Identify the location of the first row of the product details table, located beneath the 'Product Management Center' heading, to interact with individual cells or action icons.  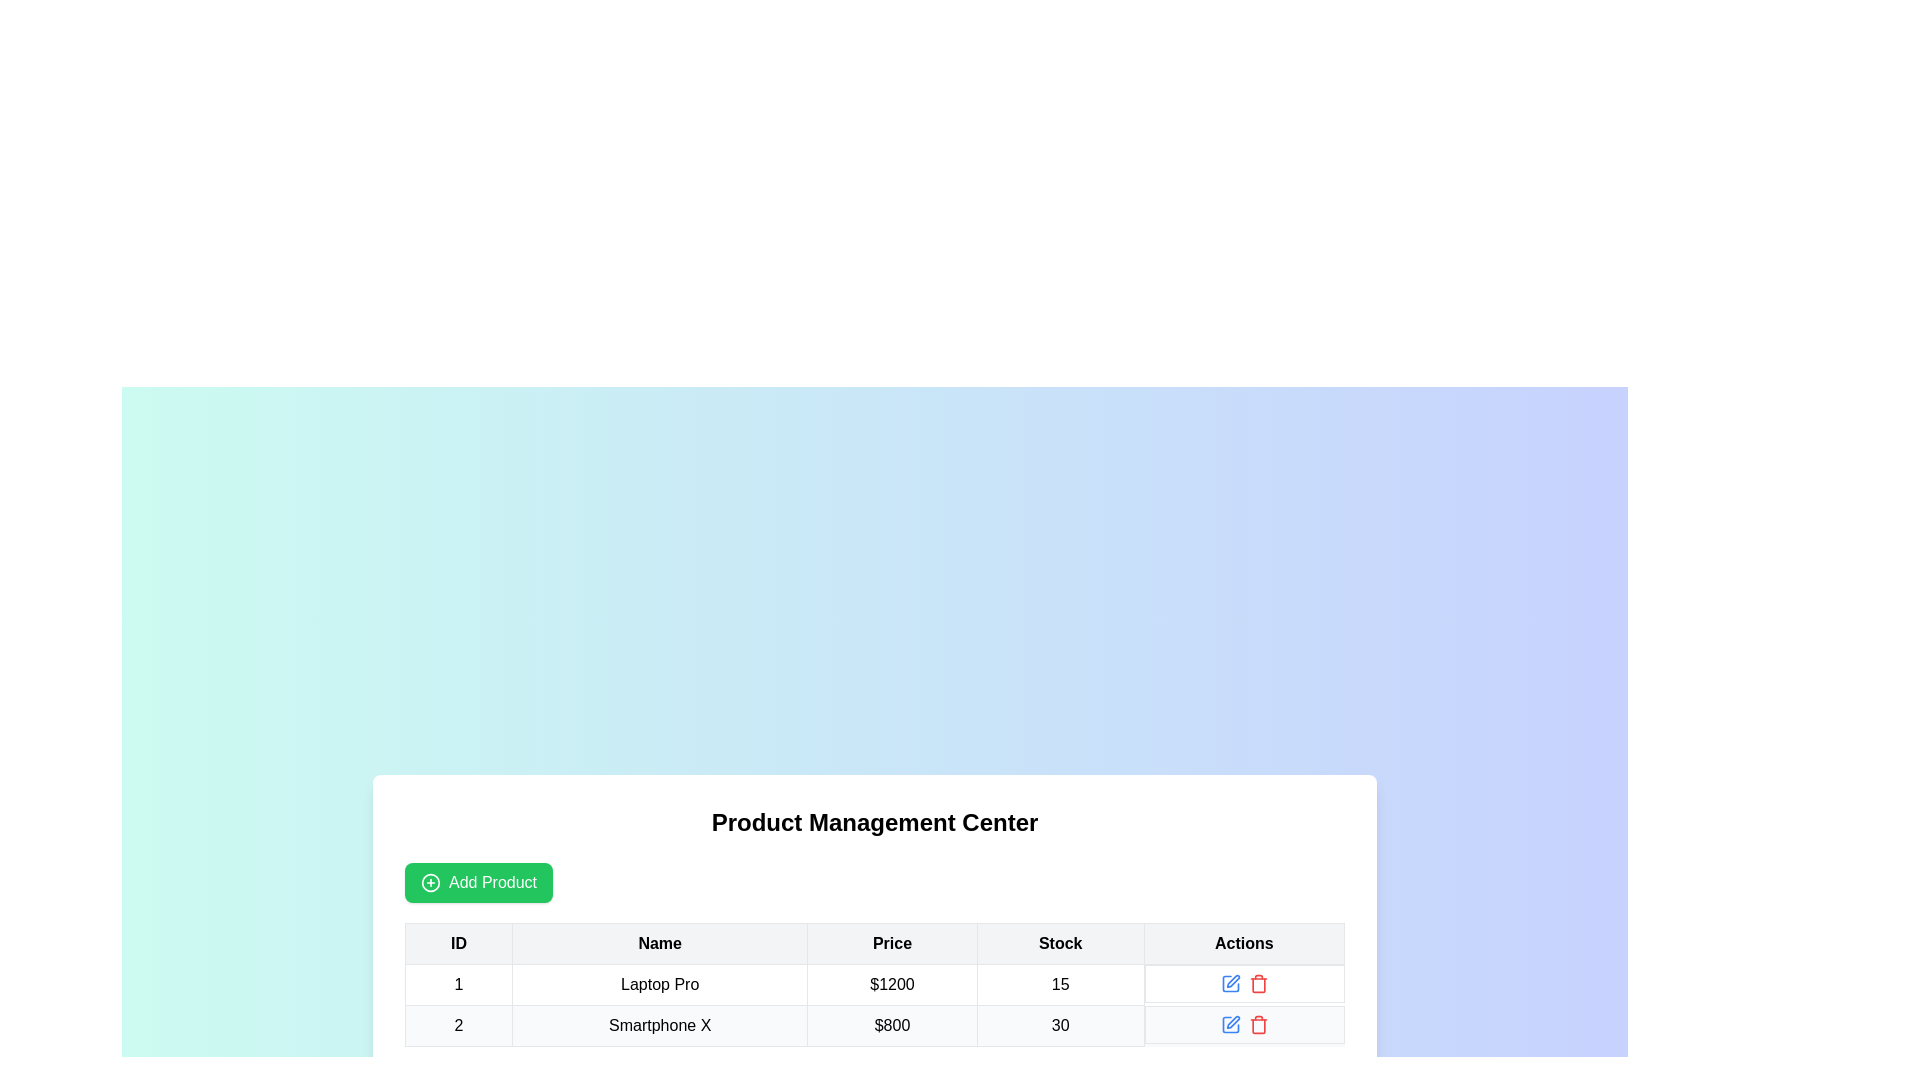
(874, 983).